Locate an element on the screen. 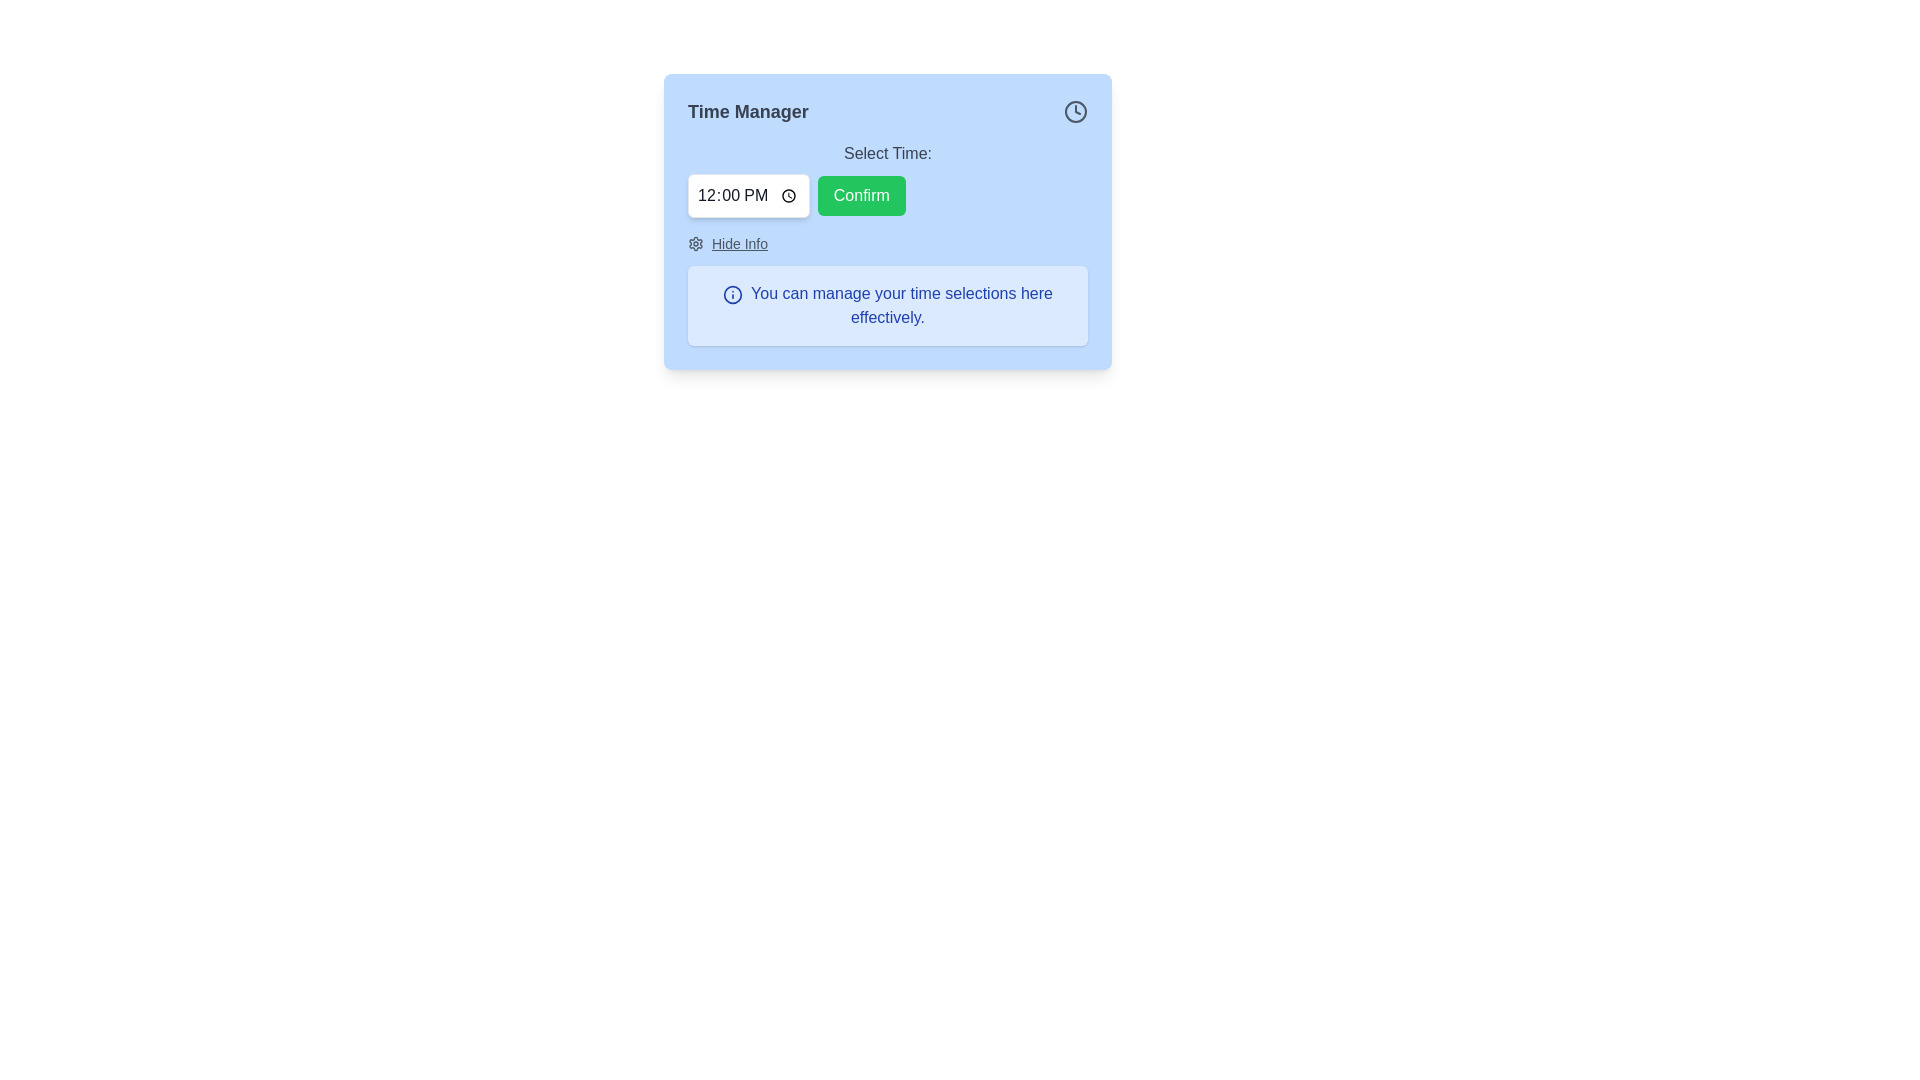 This screenshot has height=1080, width=1920. the blue outlined circular SVG component that is part of the 'info' icon, located beside the 'Time Manager' heading at the top-right corner of the interface is located at coordinates (732, 294).